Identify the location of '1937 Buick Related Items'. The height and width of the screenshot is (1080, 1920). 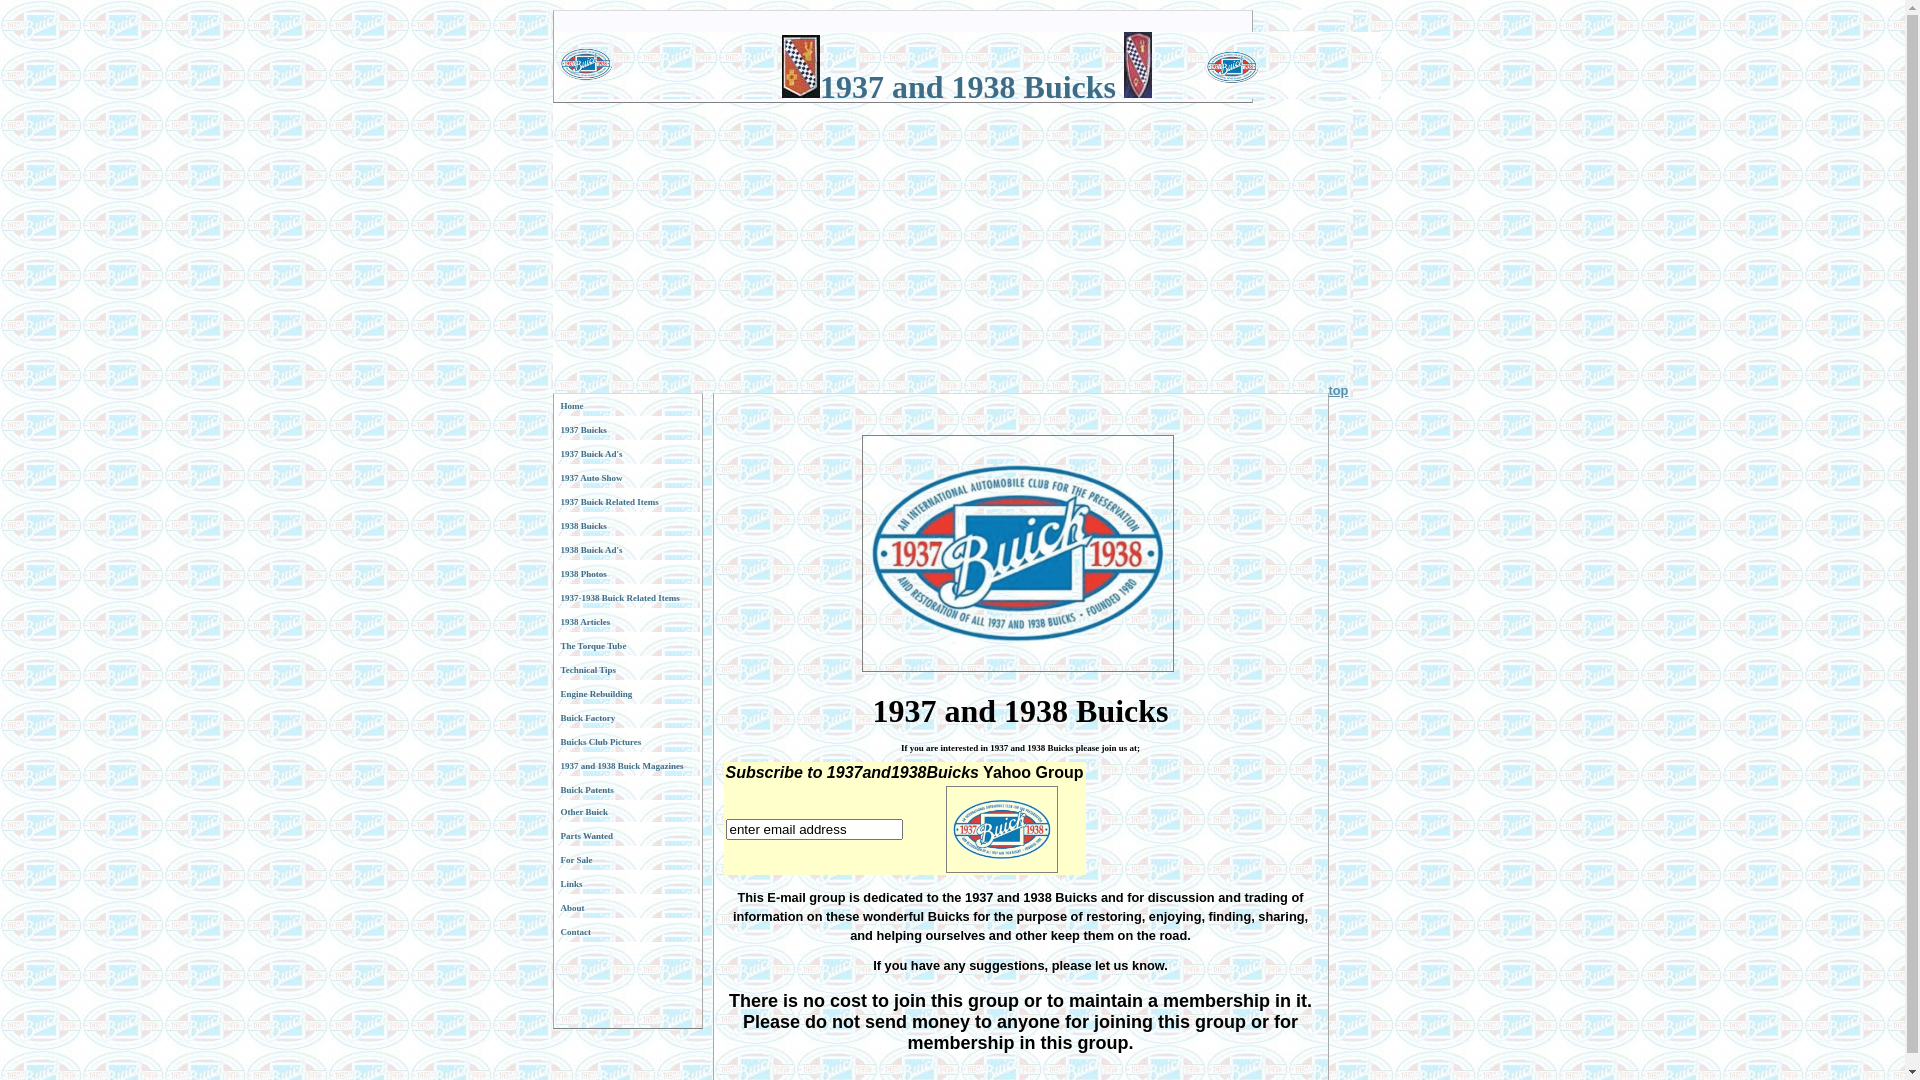
(553, 500).